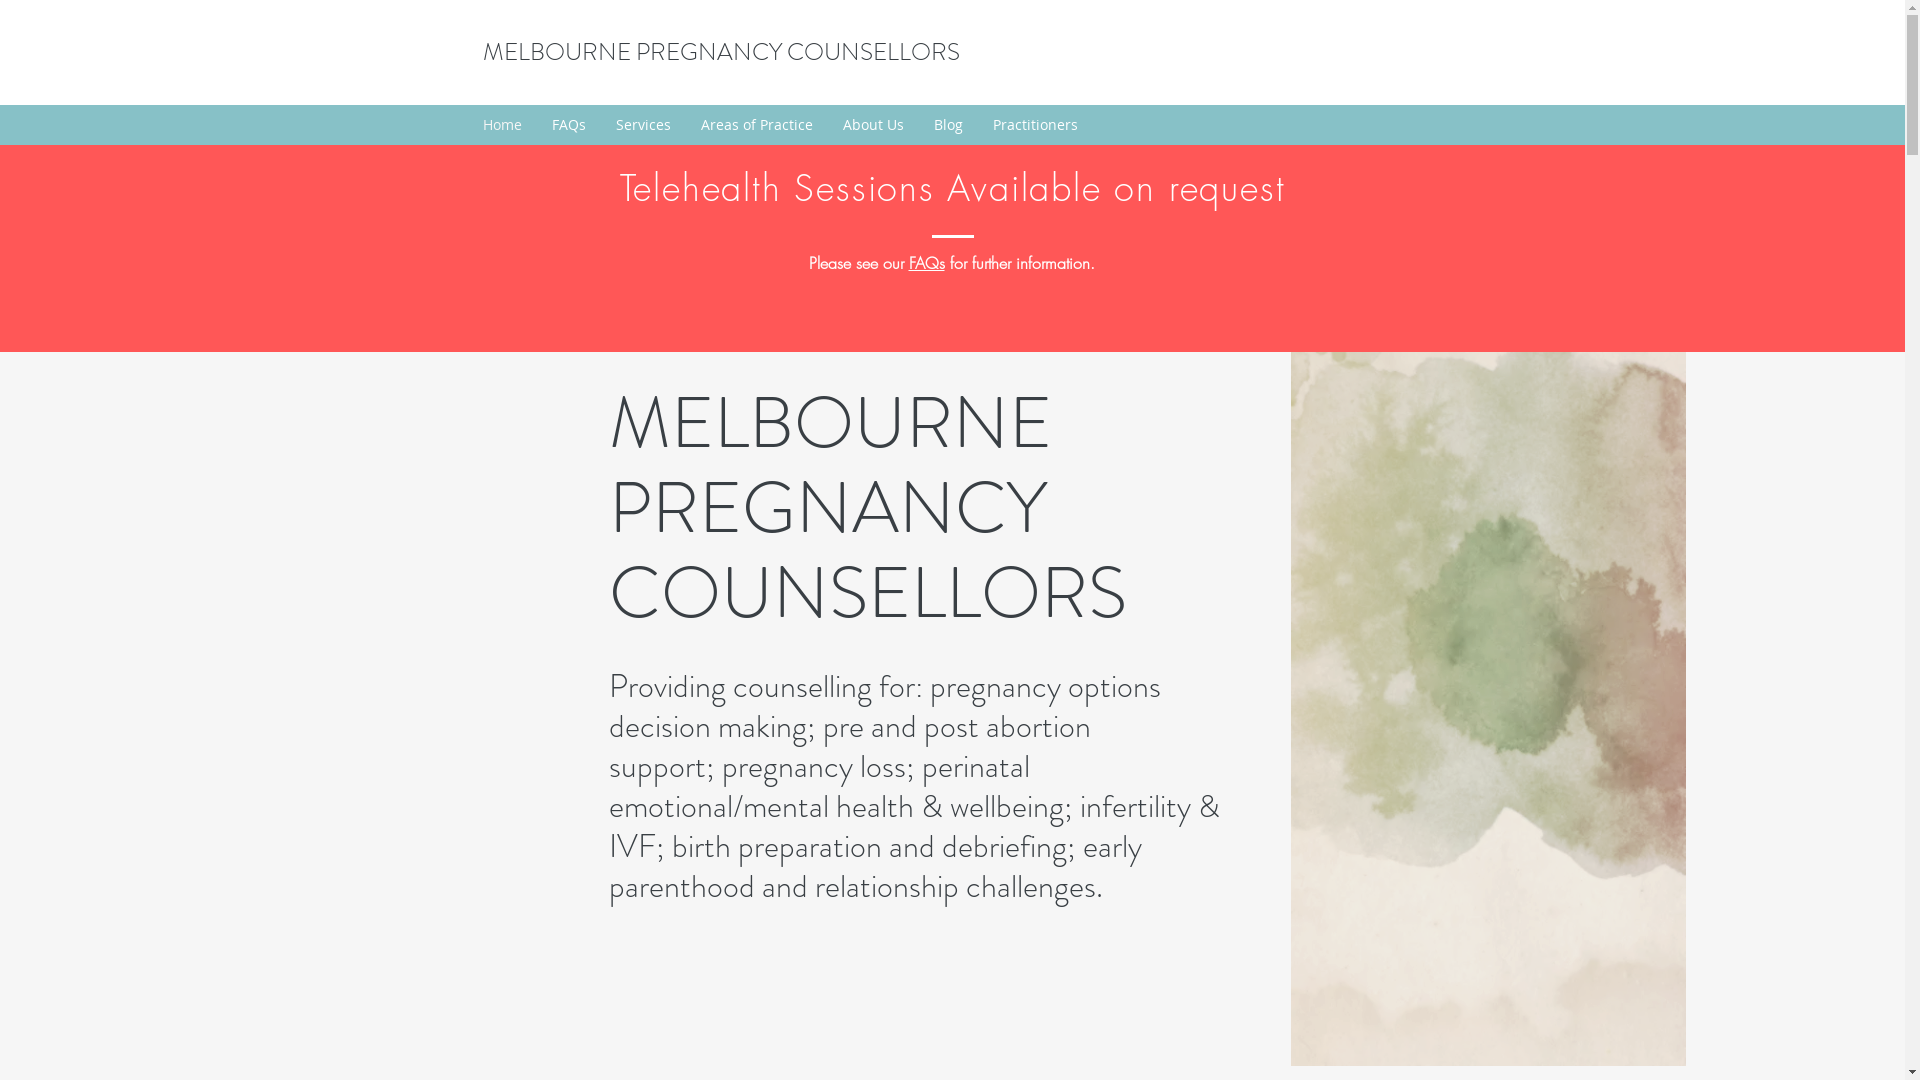 This screenshot has height=1080, width=1920. Describe the element at coordinates (916, 124) in the screenshot. I see `'Blog'` at that location.